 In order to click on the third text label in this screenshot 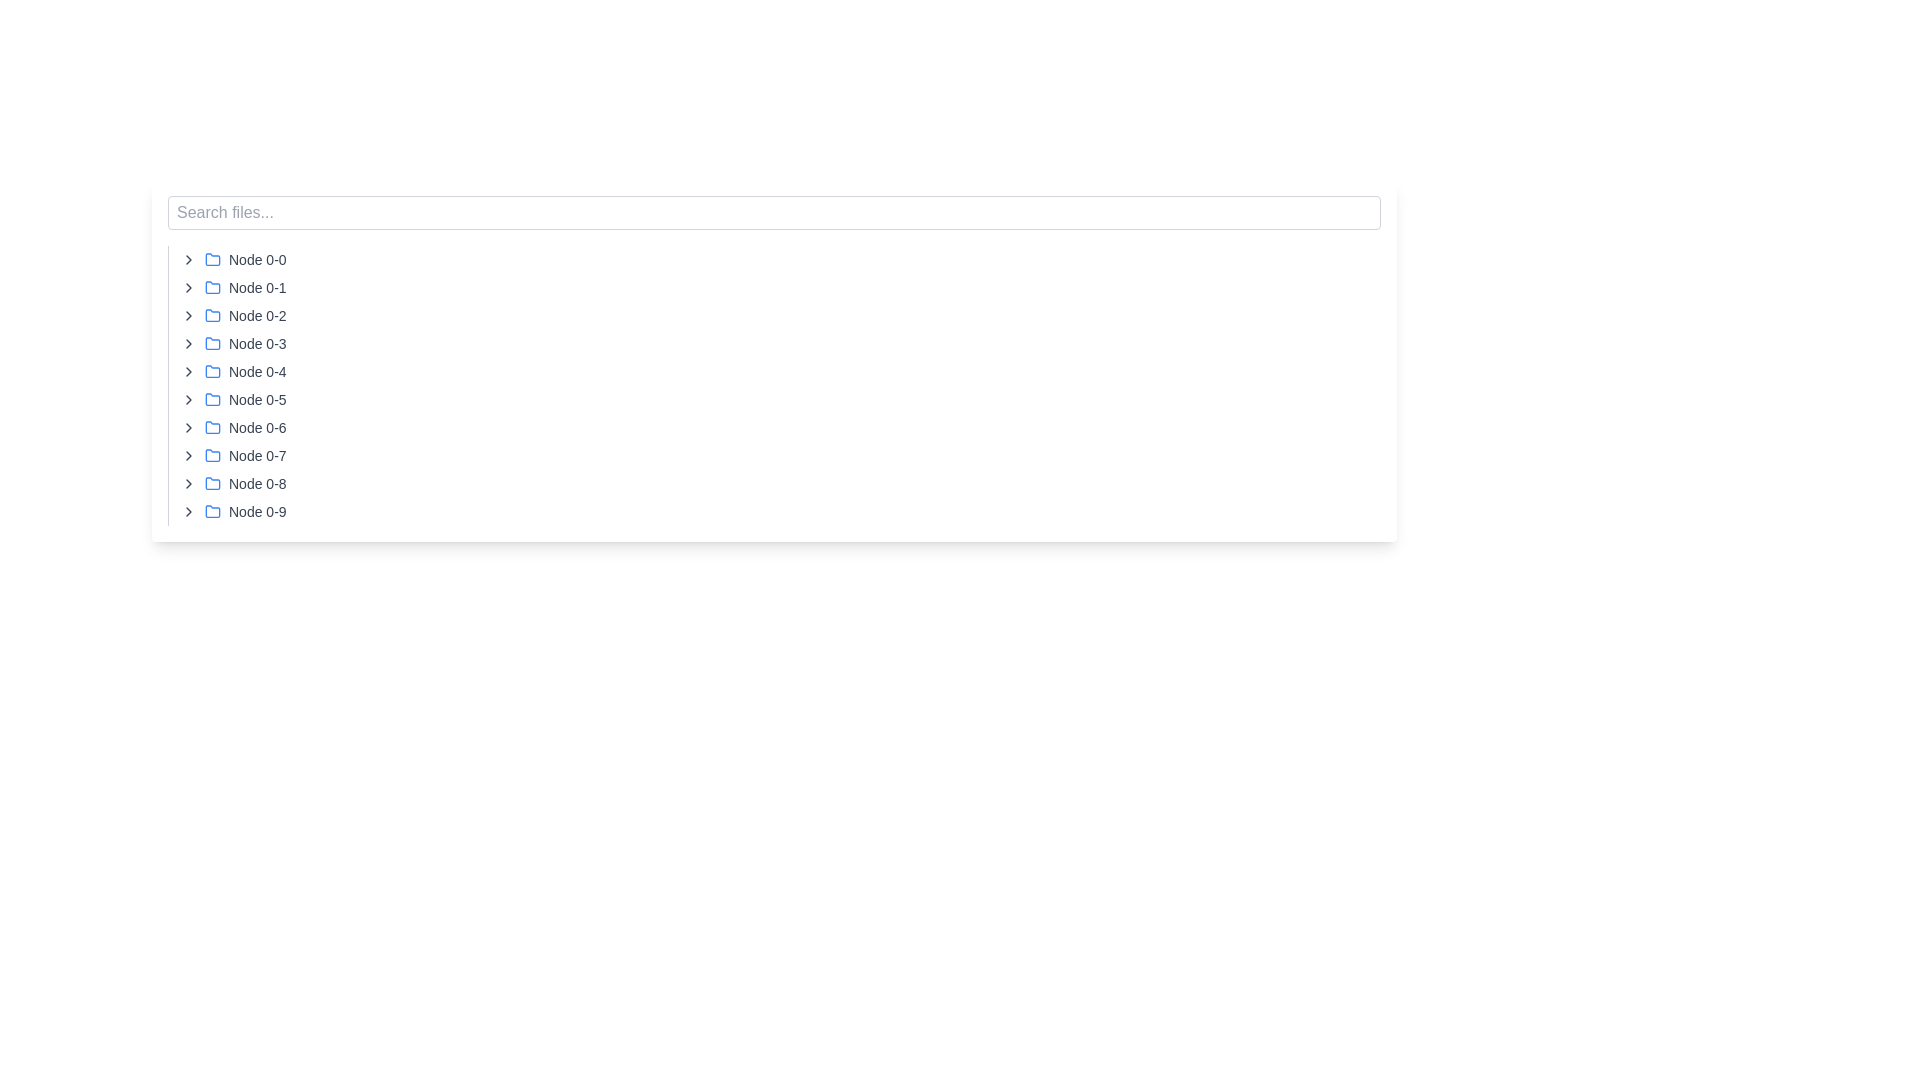, I will do `click(256, 288)`.